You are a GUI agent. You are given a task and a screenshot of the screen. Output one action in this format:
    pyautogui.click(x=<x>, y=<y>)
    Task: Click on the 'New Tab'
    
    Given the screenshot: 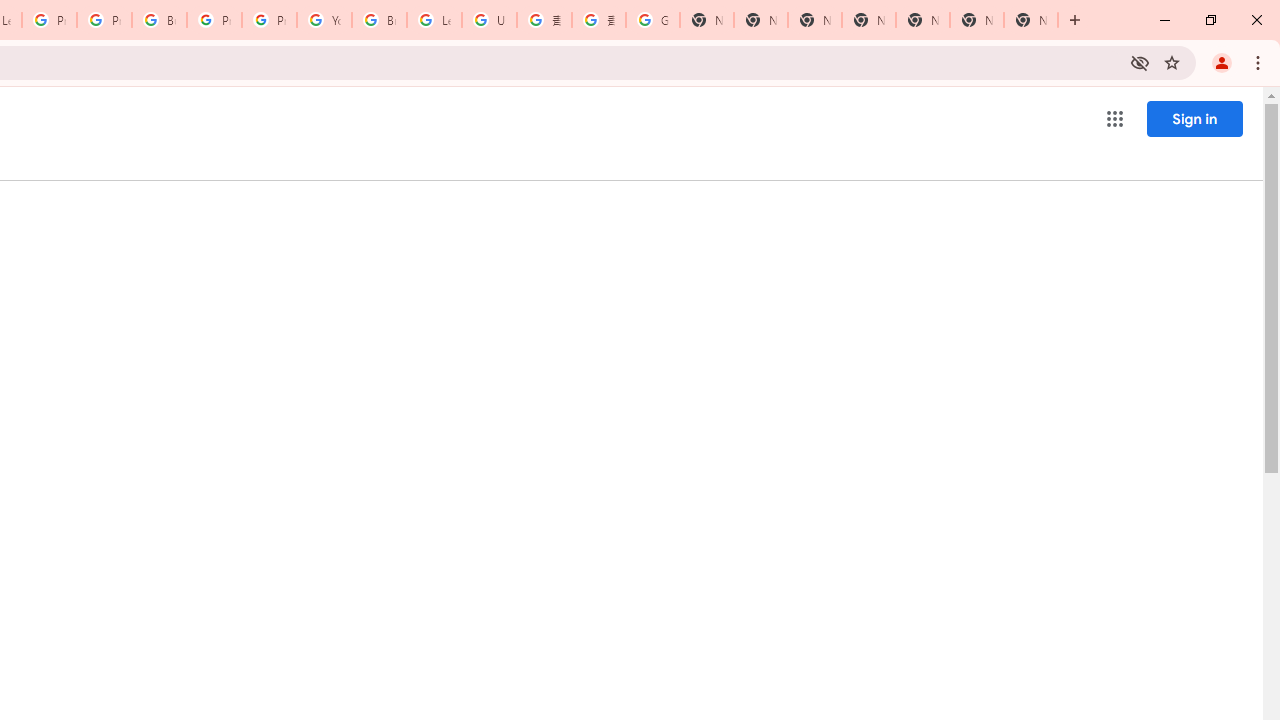 What is the action you would take?
    pyautogui.click(x=1031, y=20)
    